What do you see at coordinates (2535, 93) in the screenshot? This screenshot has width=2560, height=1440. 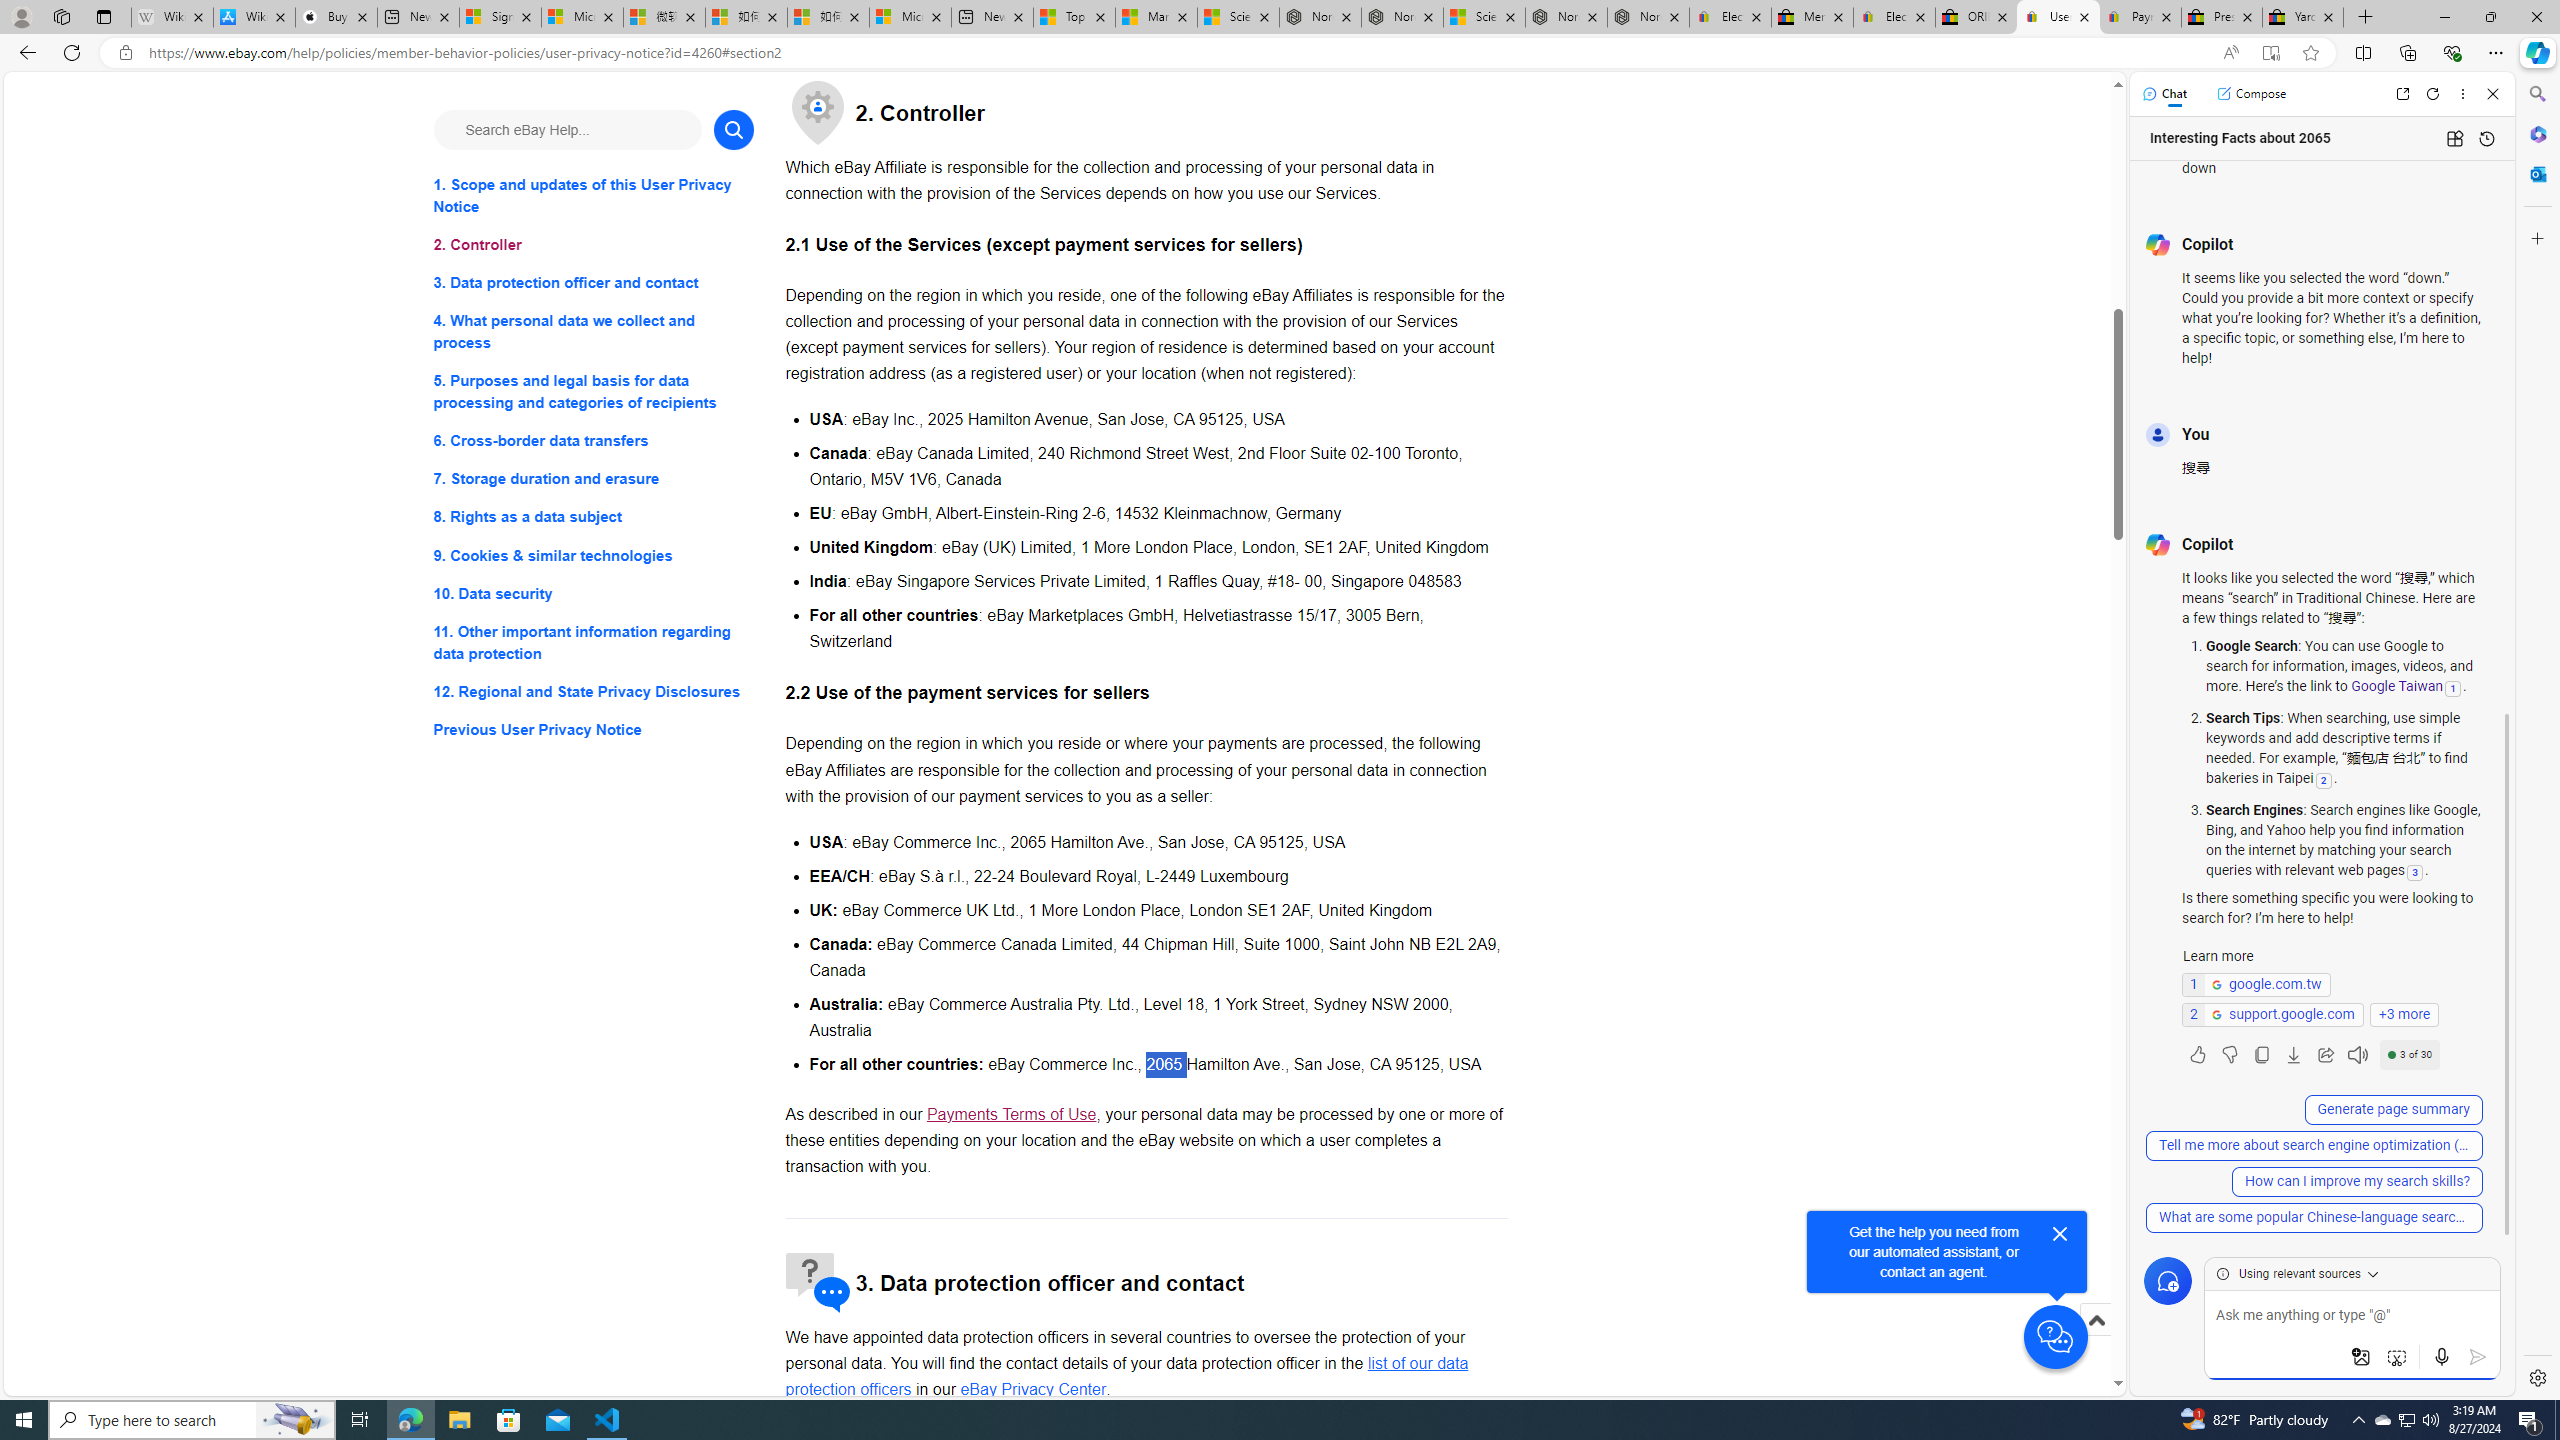 I see `'Search'` at bounding box center [2535, 93].